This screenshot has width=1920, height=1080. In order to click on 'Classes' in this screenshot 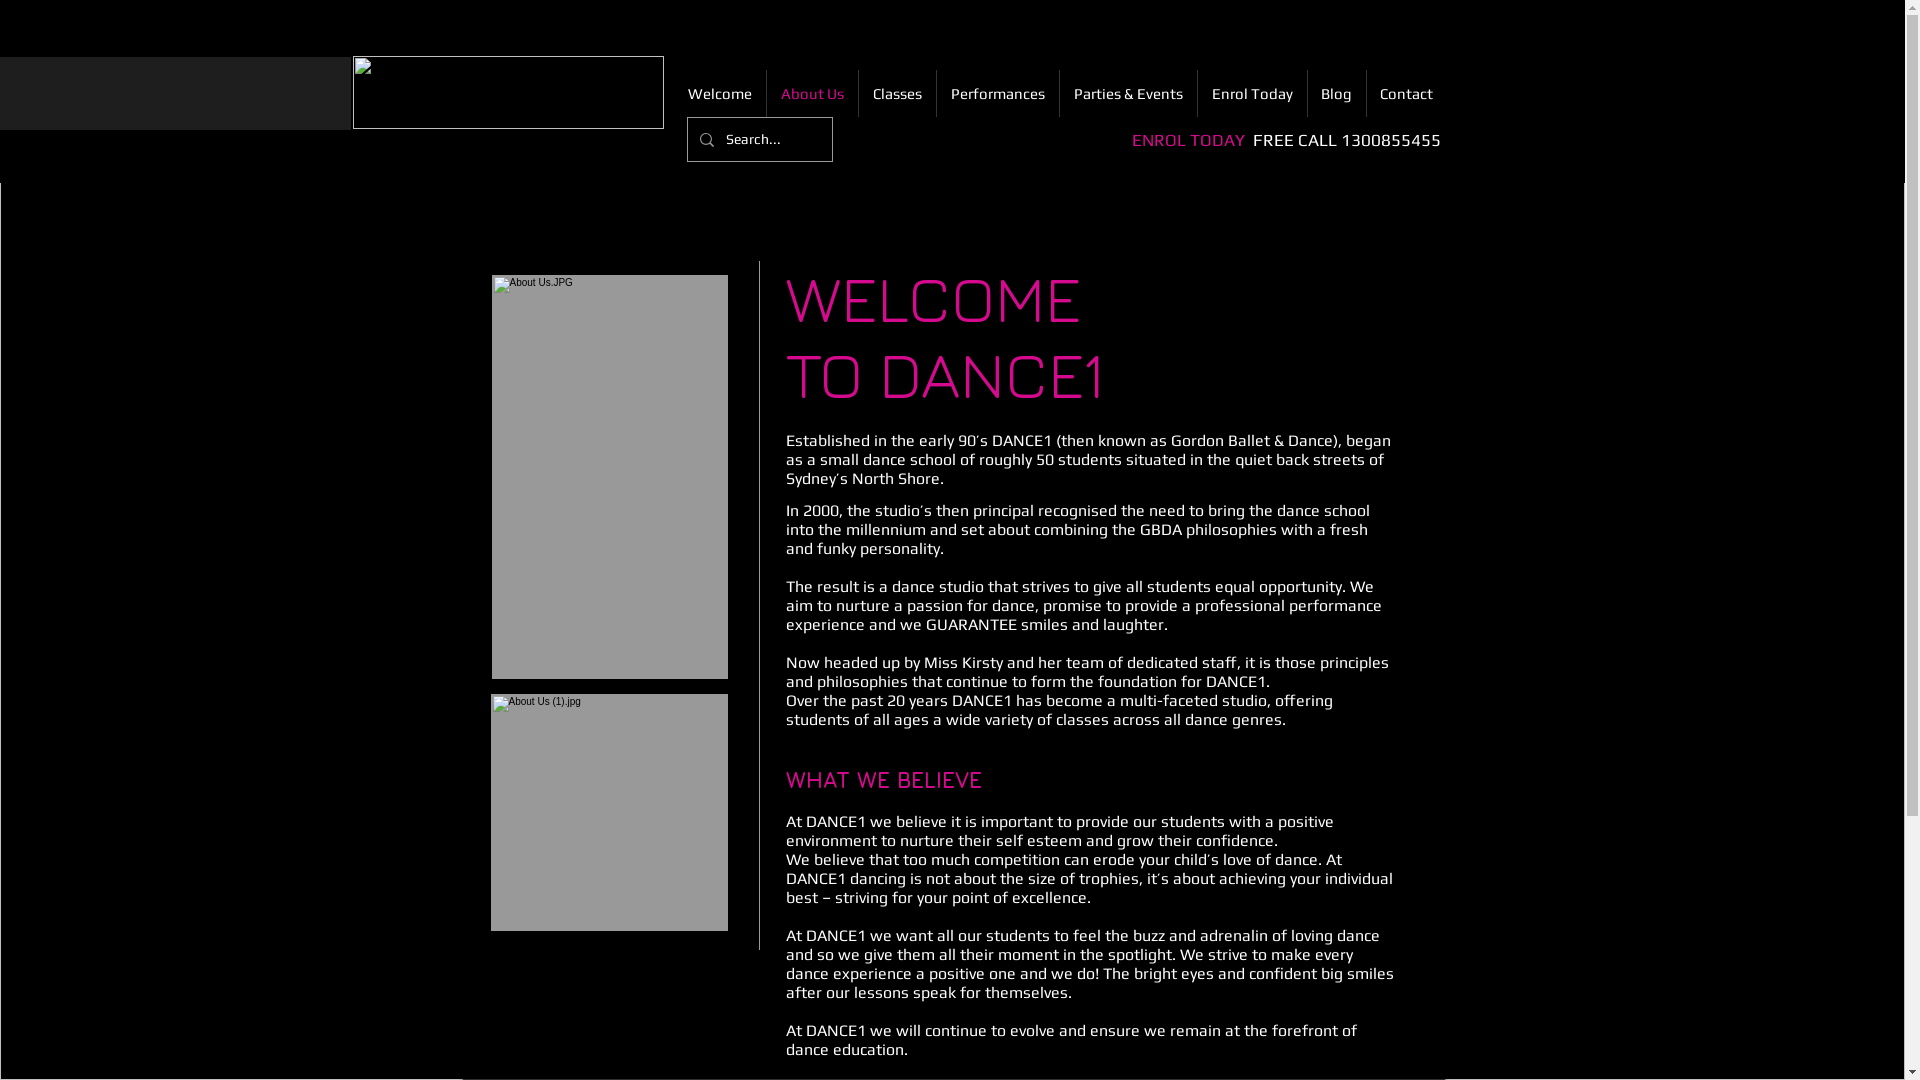, I will do `click(858, 93)`.